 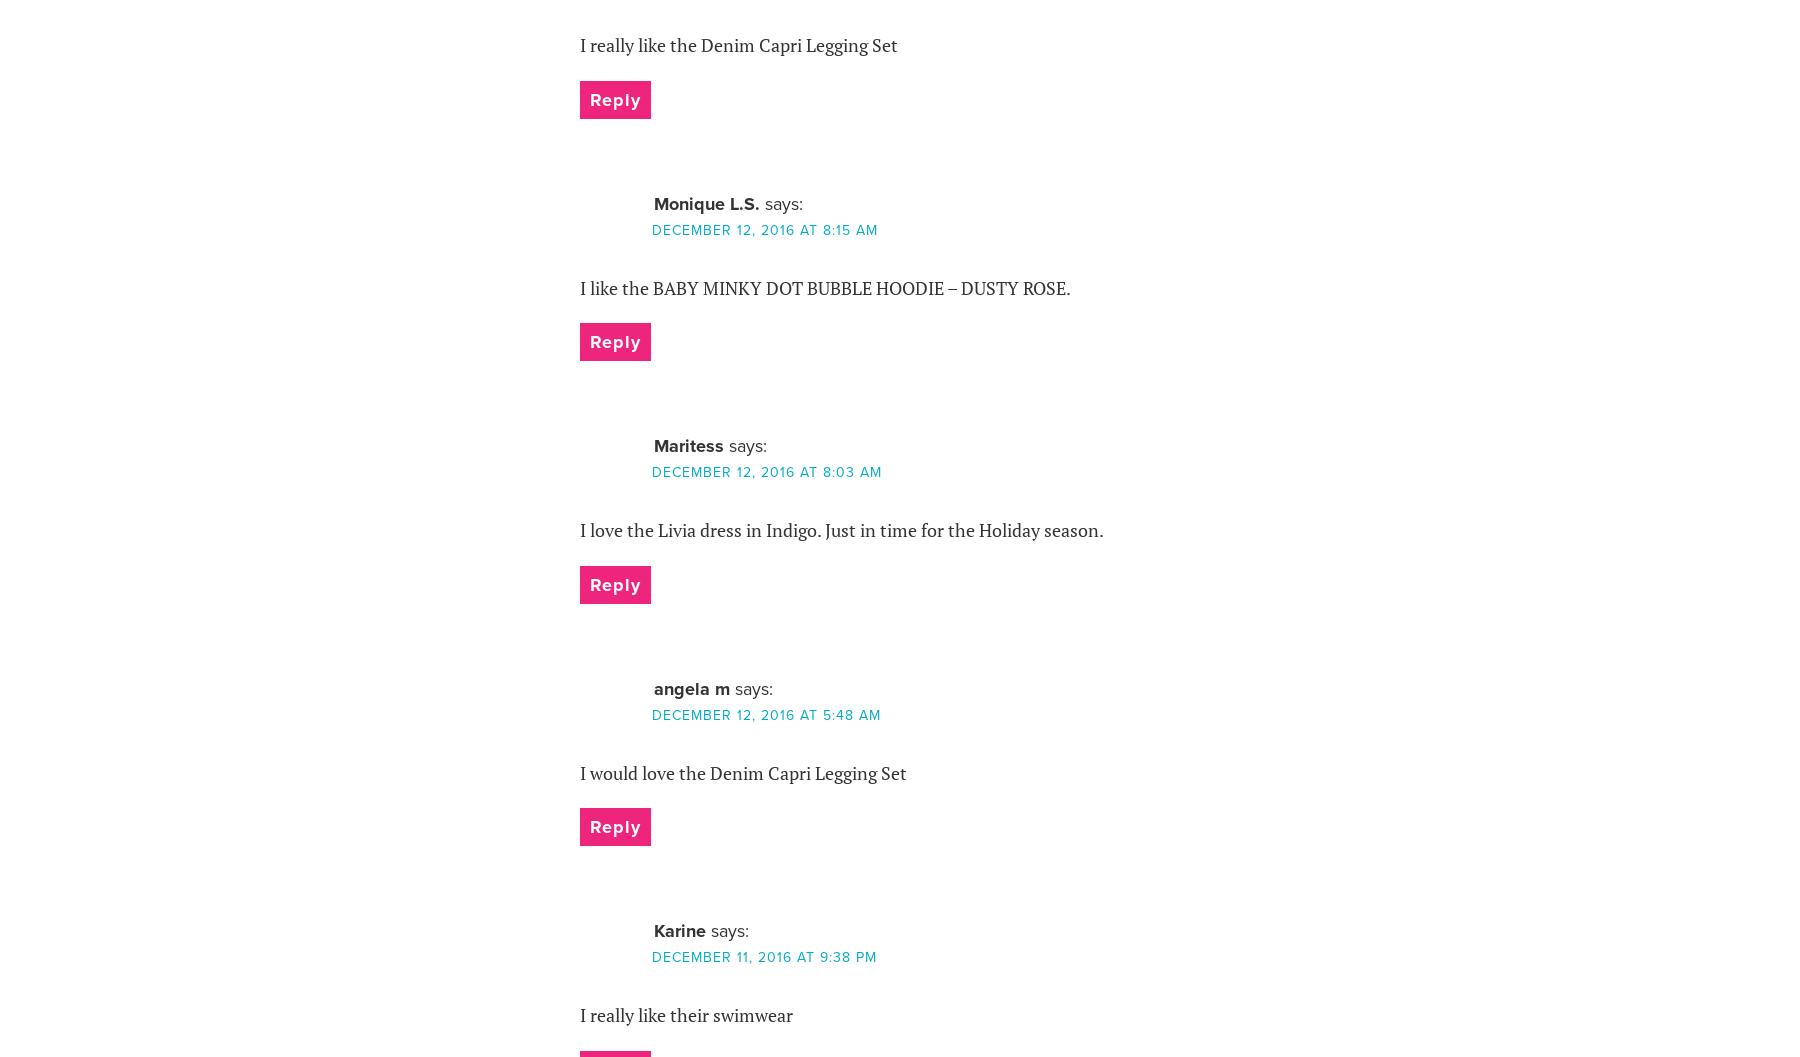 I want to click on 'I like the BABY MINKY DOT BUBBLE HOODIE – DUSTY ROSE.', so click(x=579, y=285).